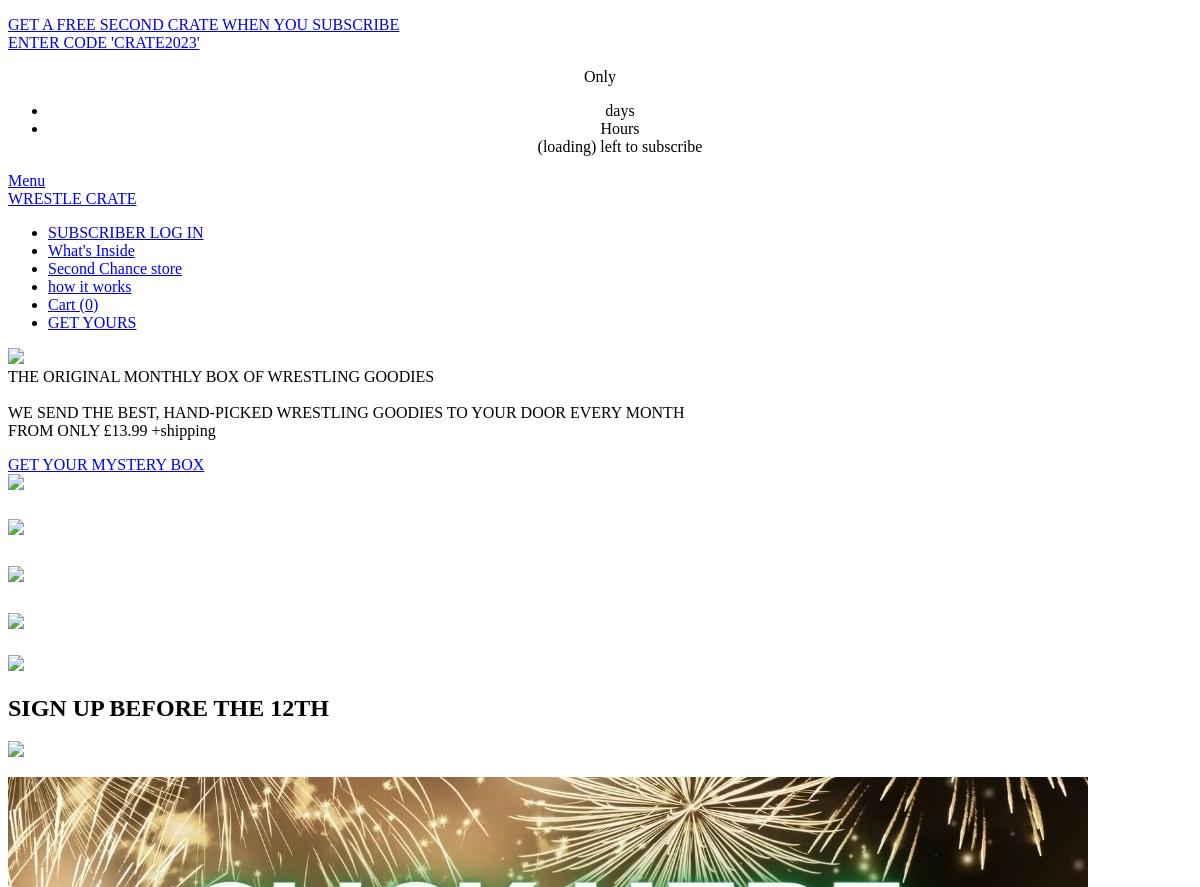 The image size is (1200, 887). What do you see at coordinates (48, 322) in the screenshot?
I see `'GET YOURS'` at bounding box center [48, 322].